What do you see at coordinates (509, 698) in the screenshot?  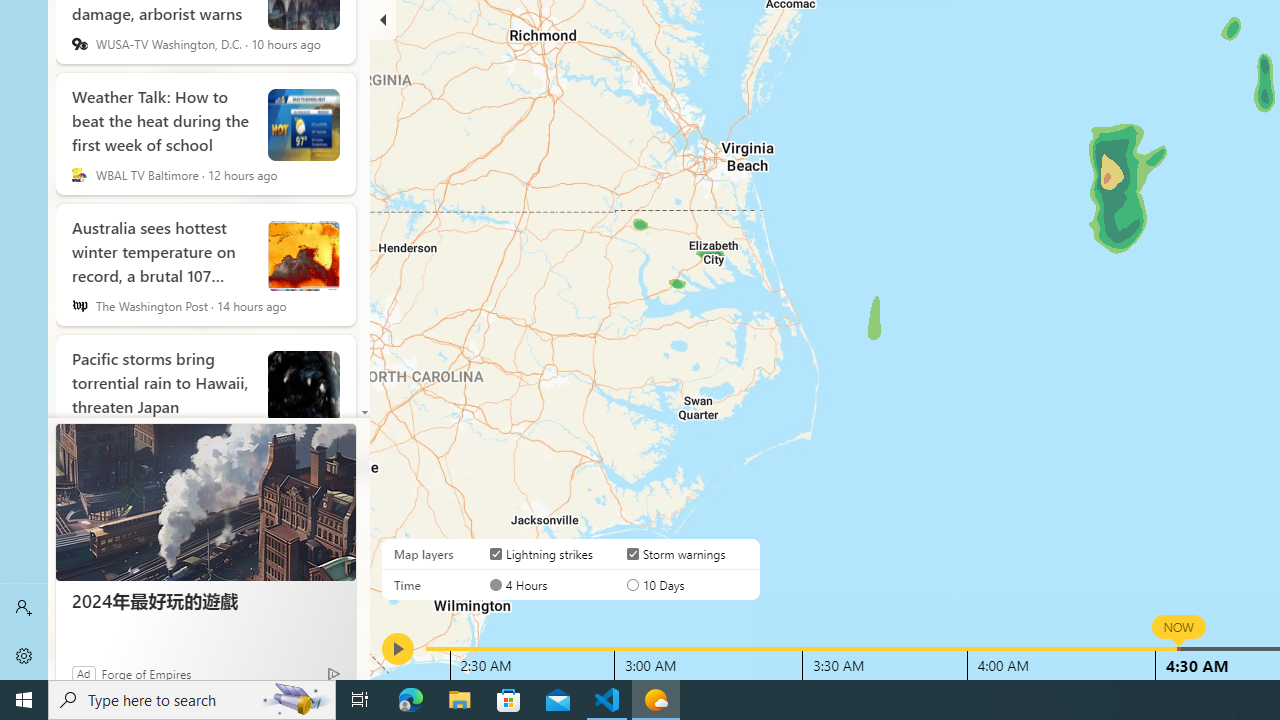 I see `'Microsoft Store'` at bounding box center [509, 698].